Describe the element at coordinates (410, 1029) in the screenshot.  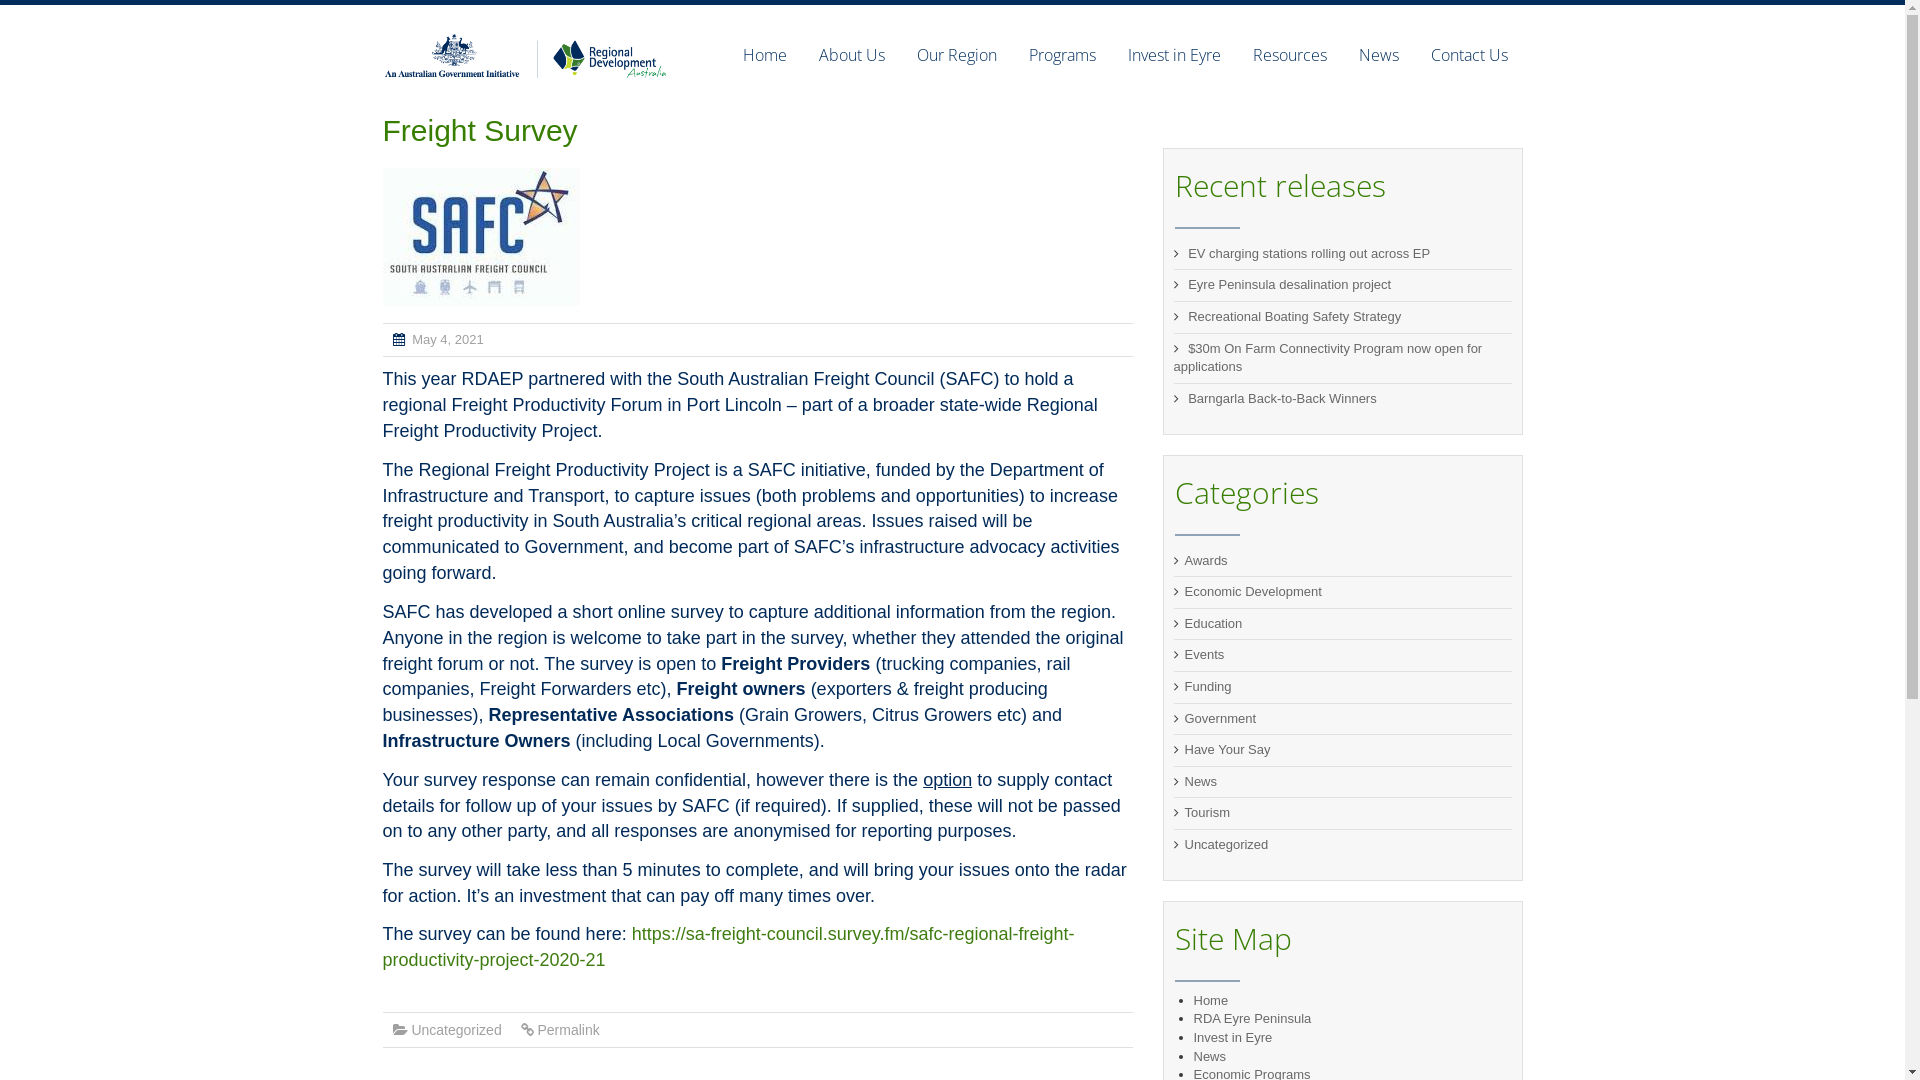
I see `'Uncategorized'` at that location.